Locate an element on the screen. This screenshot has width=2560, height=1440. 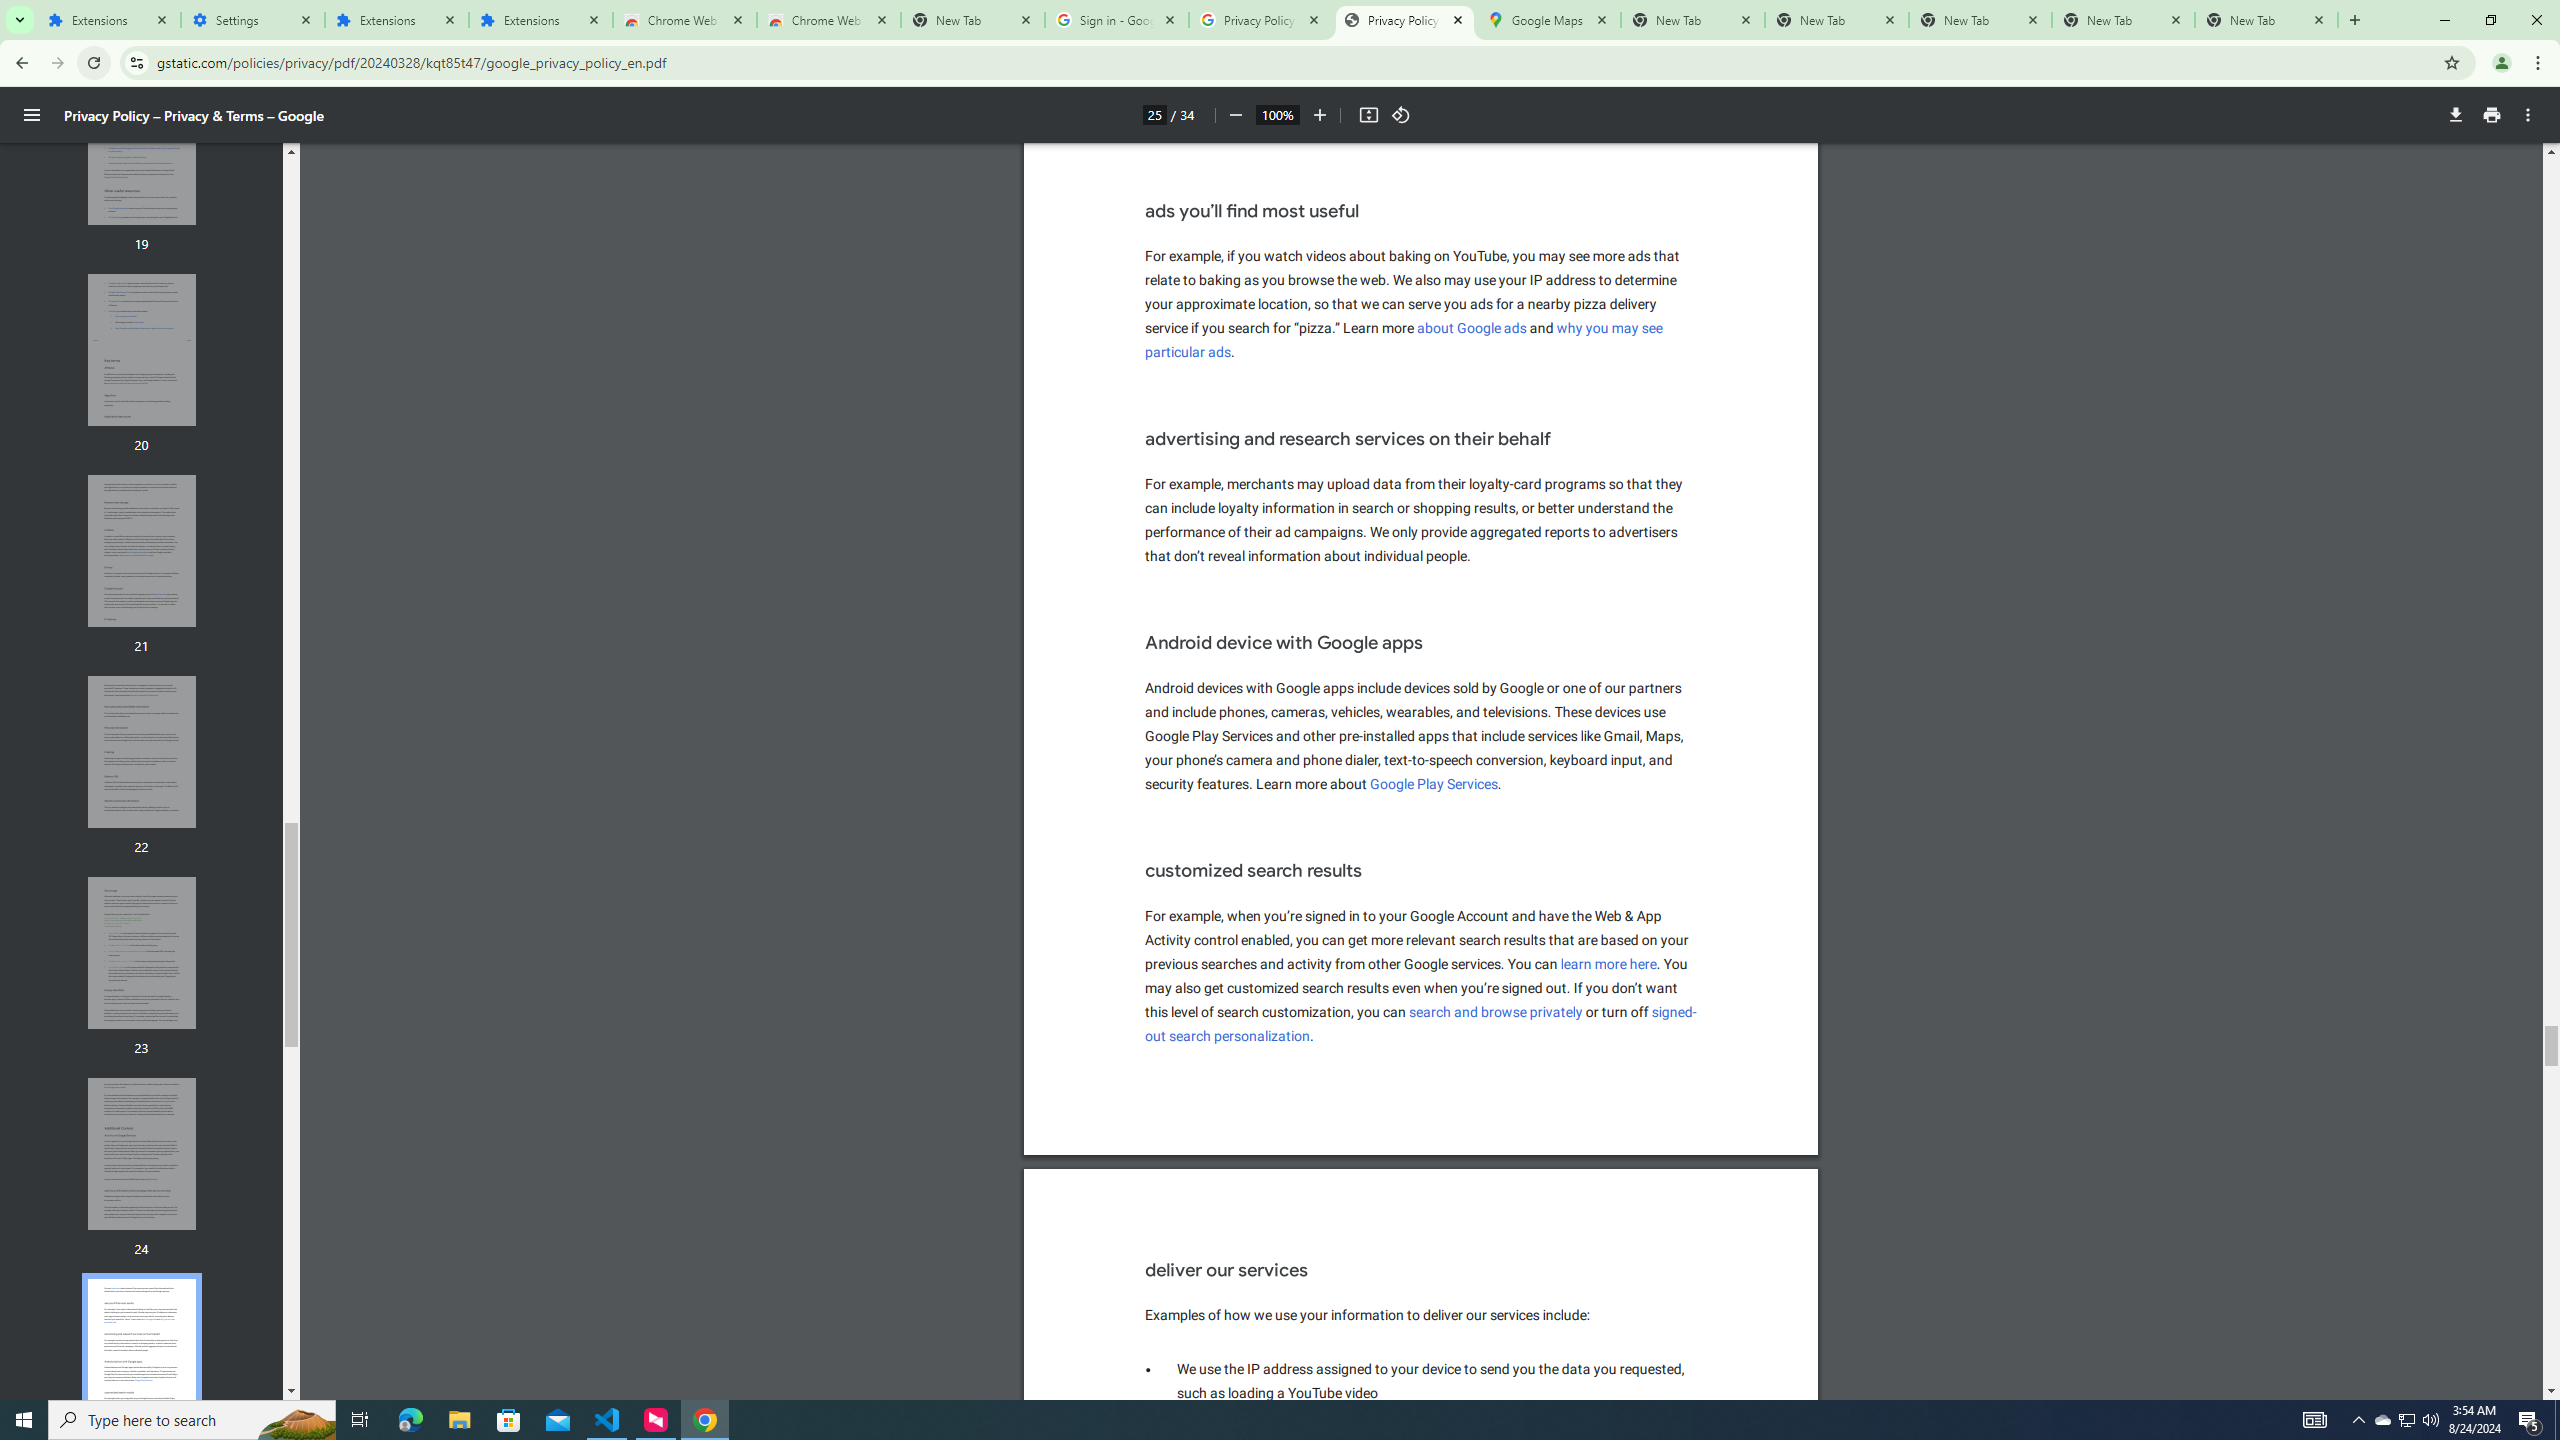
'Settings' is located at coordinates (252, 19).